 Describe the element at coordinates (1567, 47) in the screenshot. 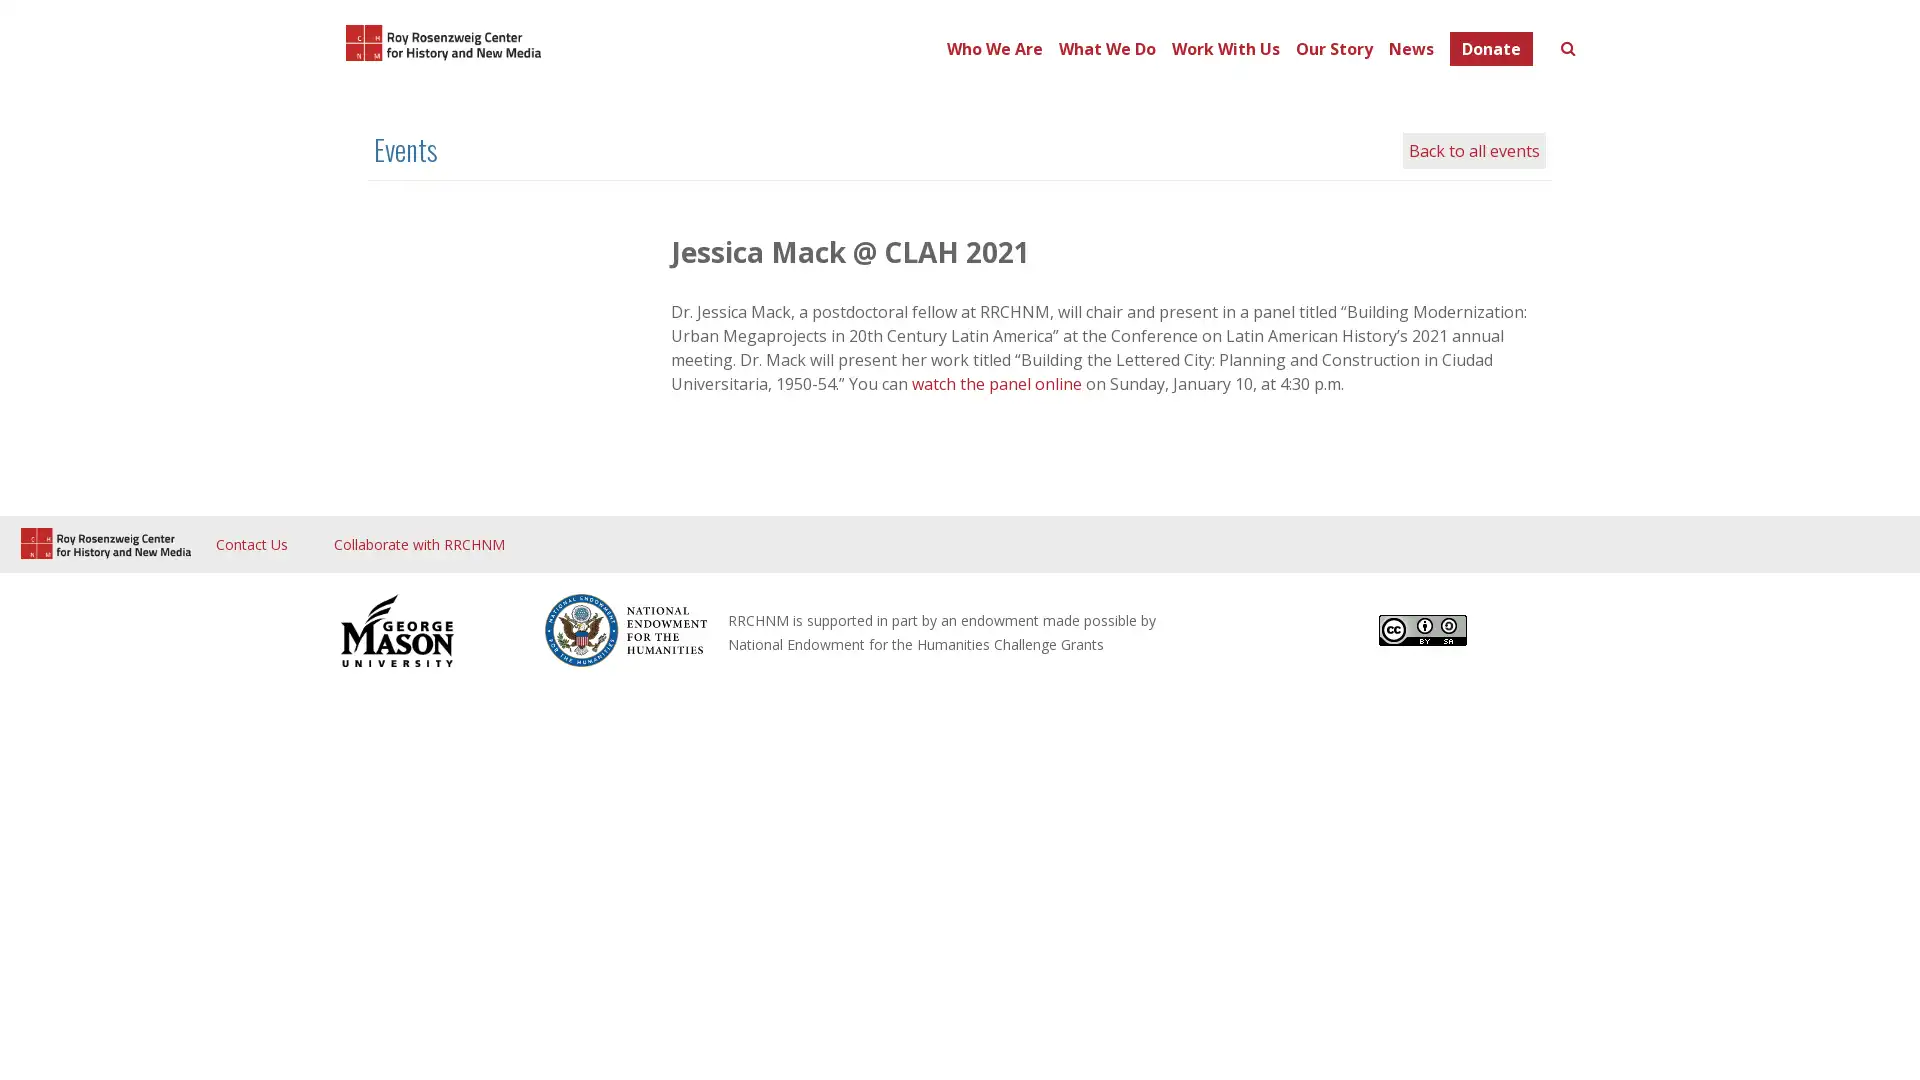

I see `Toggle search form` at that location.